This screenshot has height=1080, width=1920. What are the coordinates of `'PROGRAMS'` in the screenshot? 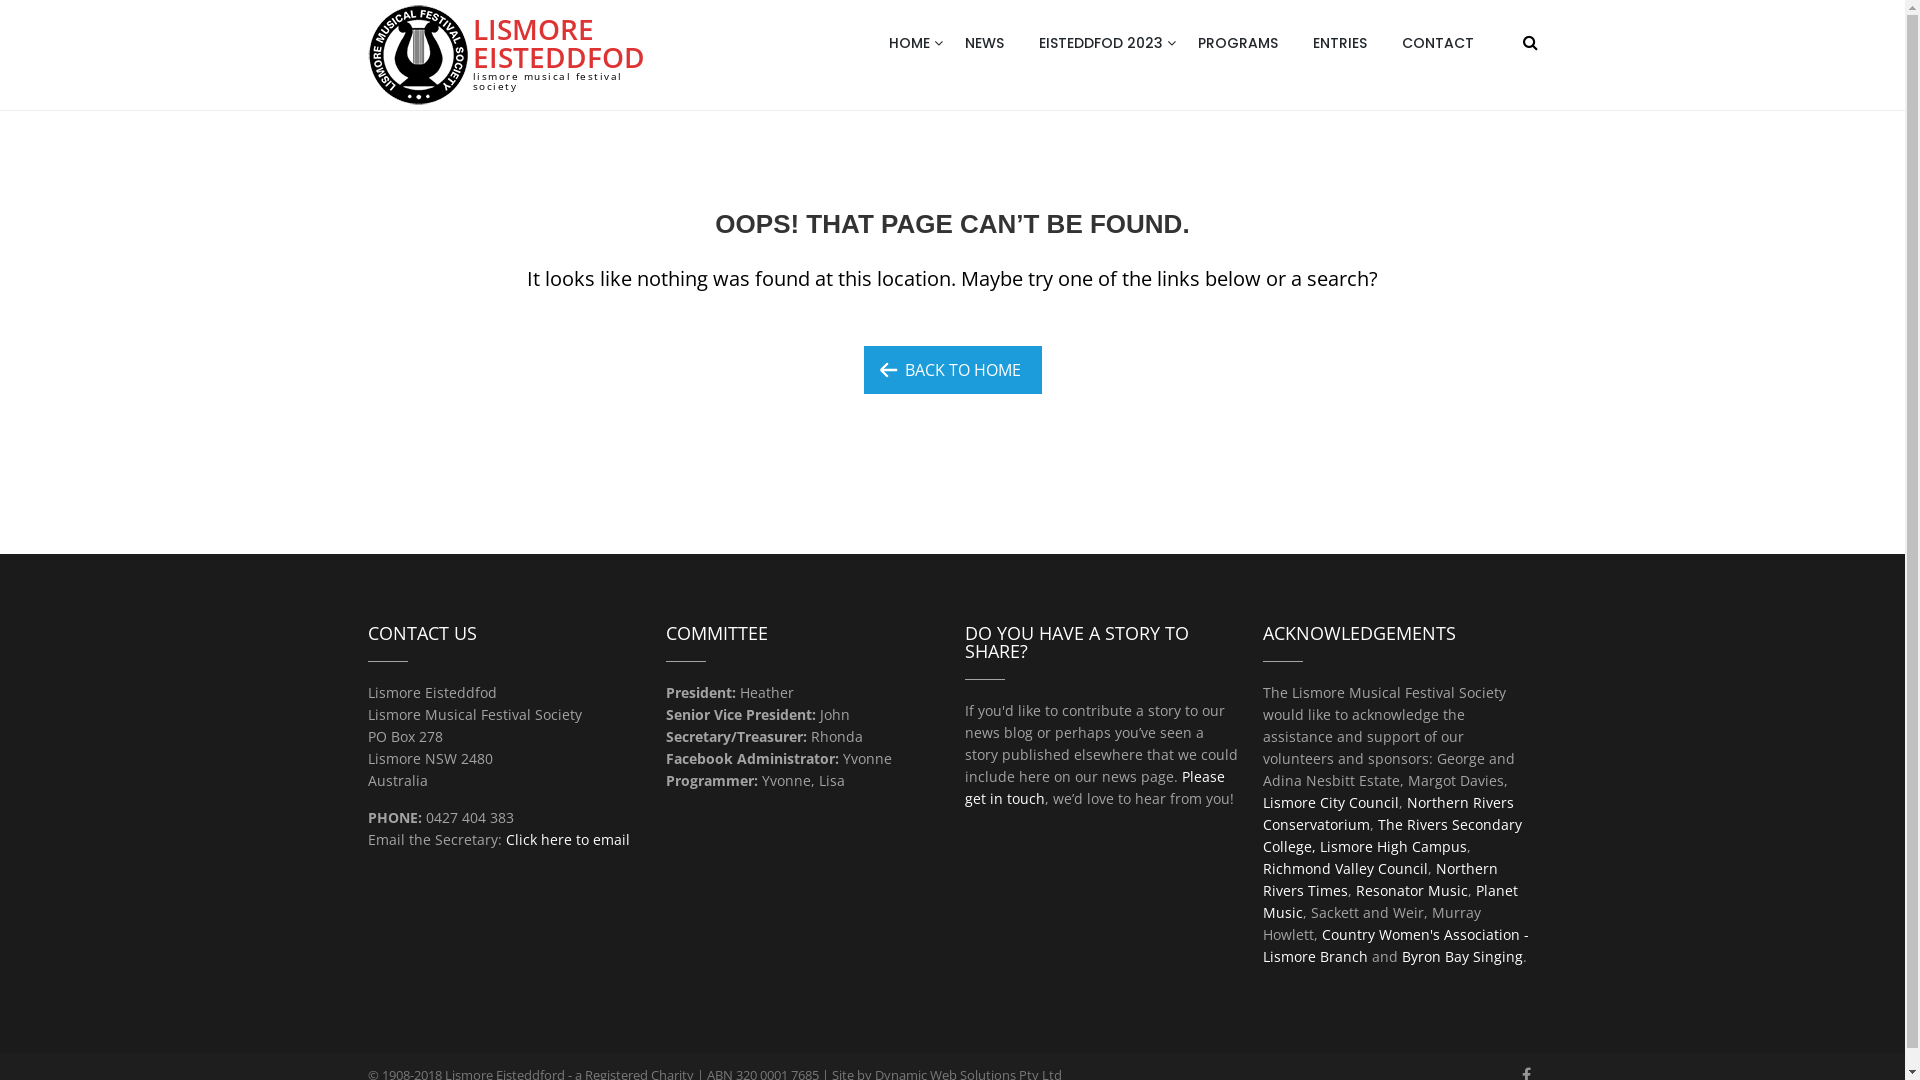 It's located at (1247, 42).